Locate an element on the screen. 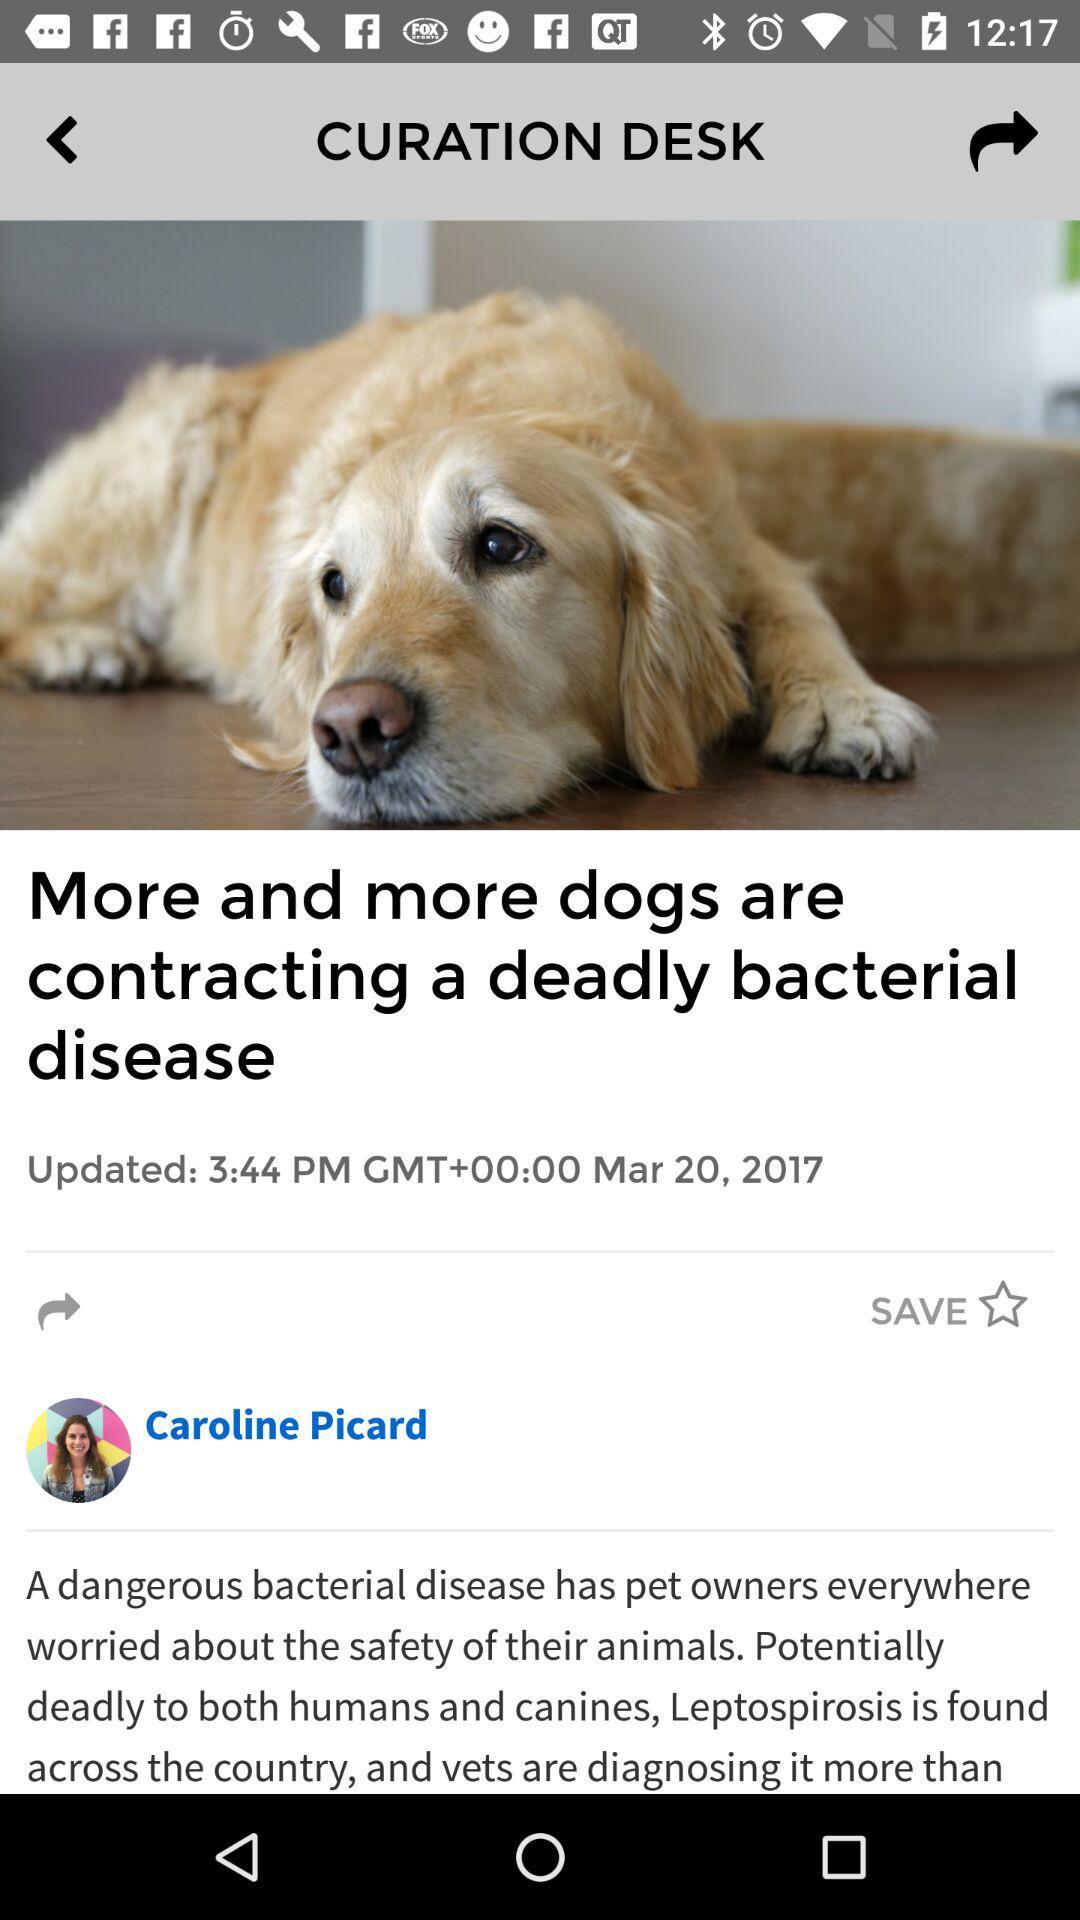 Image resolution: width=1080 pixels, height=1920 pixels. icon at the top right corner is located at coordinates (1003, 140).